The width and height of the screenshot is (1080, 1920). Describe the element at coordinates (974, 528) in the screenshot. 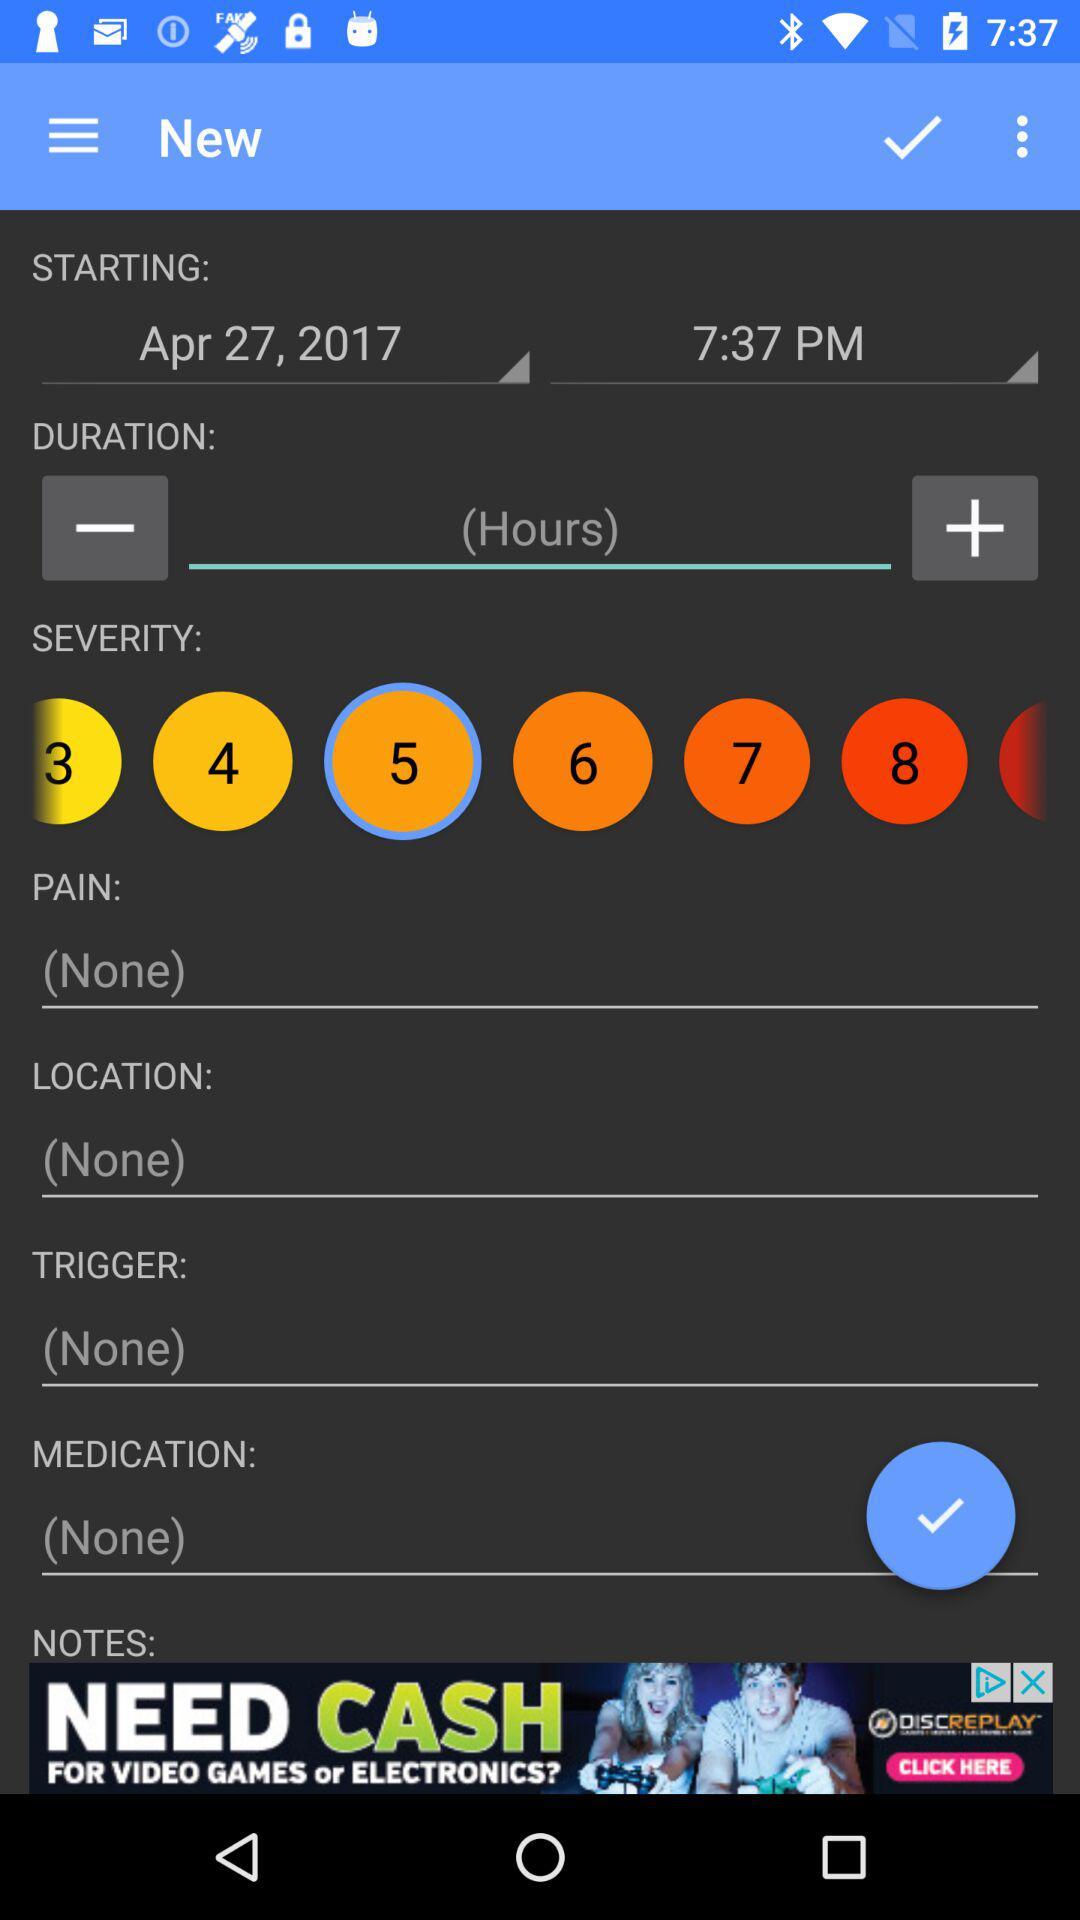

I see `hours` at that location.